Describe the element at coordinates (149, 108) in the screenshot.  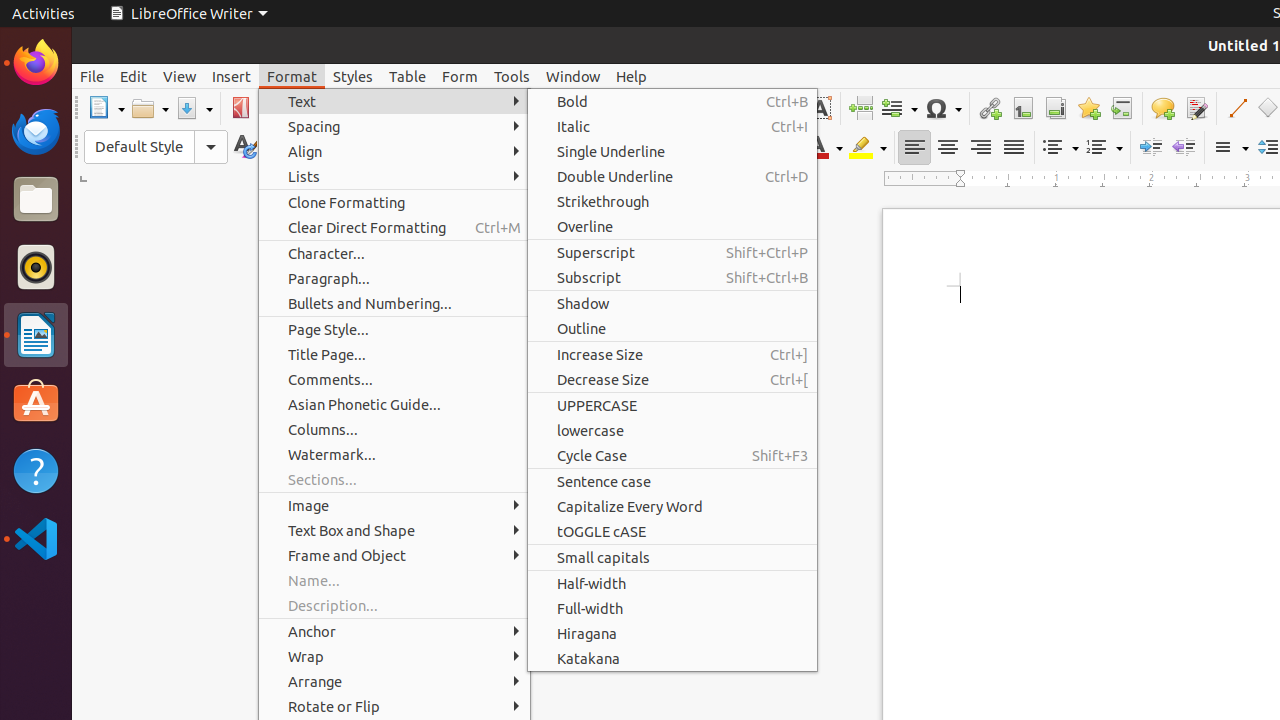
I see `'Open'` at that location.